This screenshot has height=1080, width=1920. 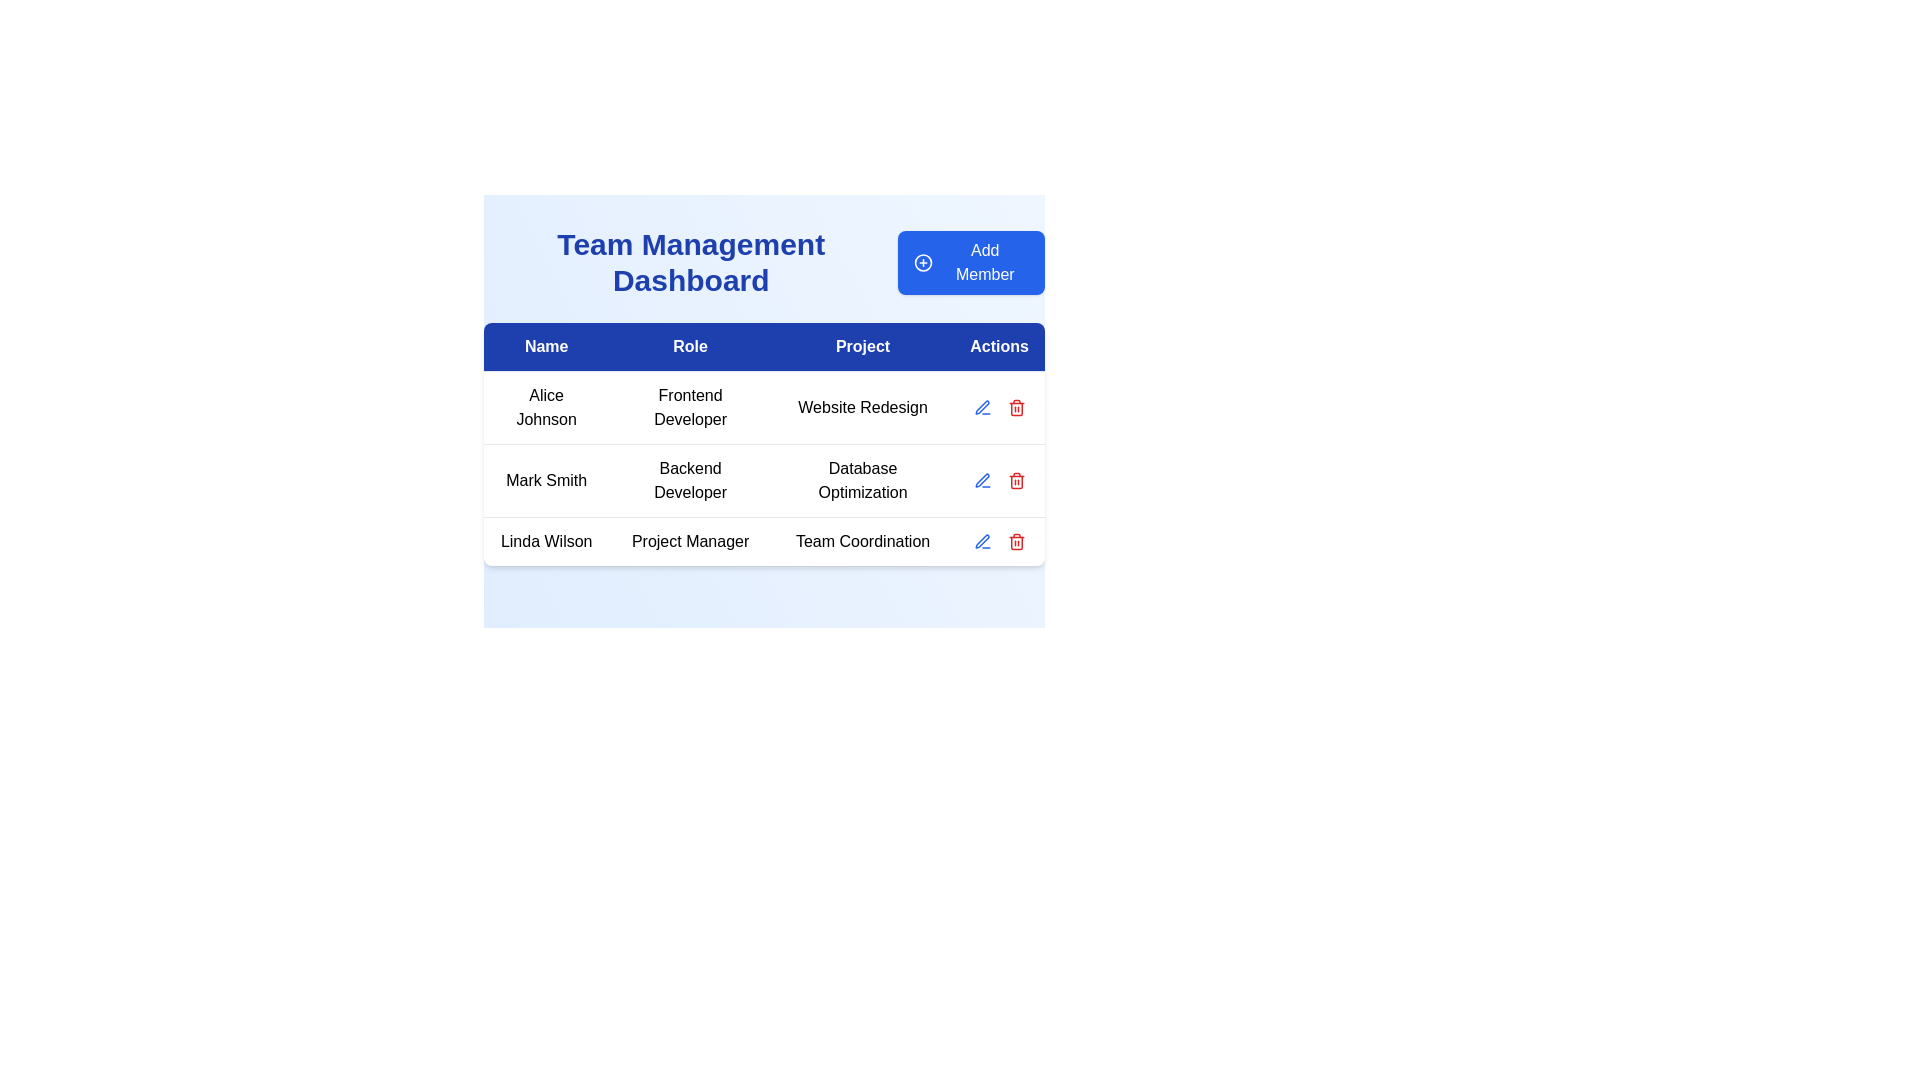 I want to click on the Static Text element displaying 'Project Manager', located in the third row and second column of the table, positioned between 'Linda Wilson' and 'Team Coordination', so click(x=690, y=541).